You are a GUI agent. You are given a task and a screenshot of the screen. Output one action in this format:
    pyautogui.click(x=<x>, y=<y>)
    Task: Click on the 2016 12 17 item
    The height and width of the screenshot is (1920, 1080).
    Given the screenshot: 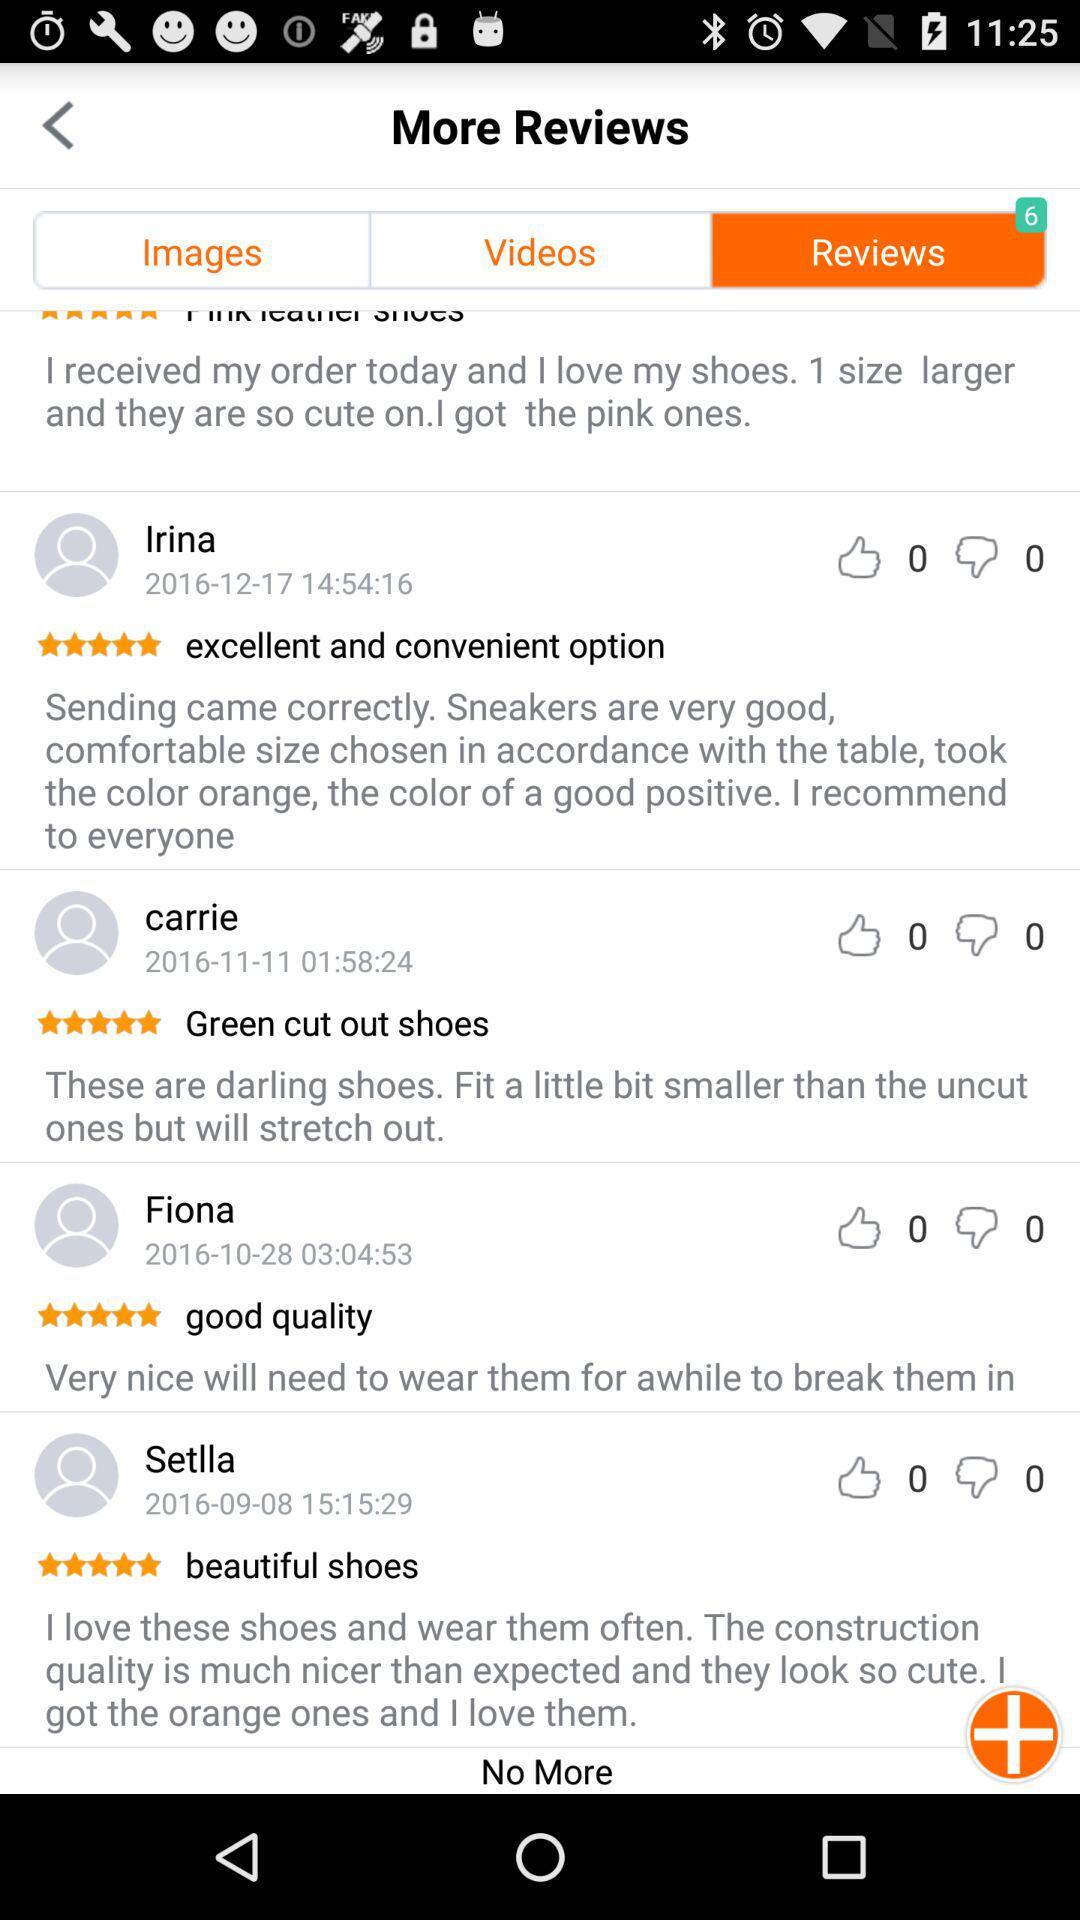 What is the action you would take?
    pyautogui.click(x=278, y=581)
    